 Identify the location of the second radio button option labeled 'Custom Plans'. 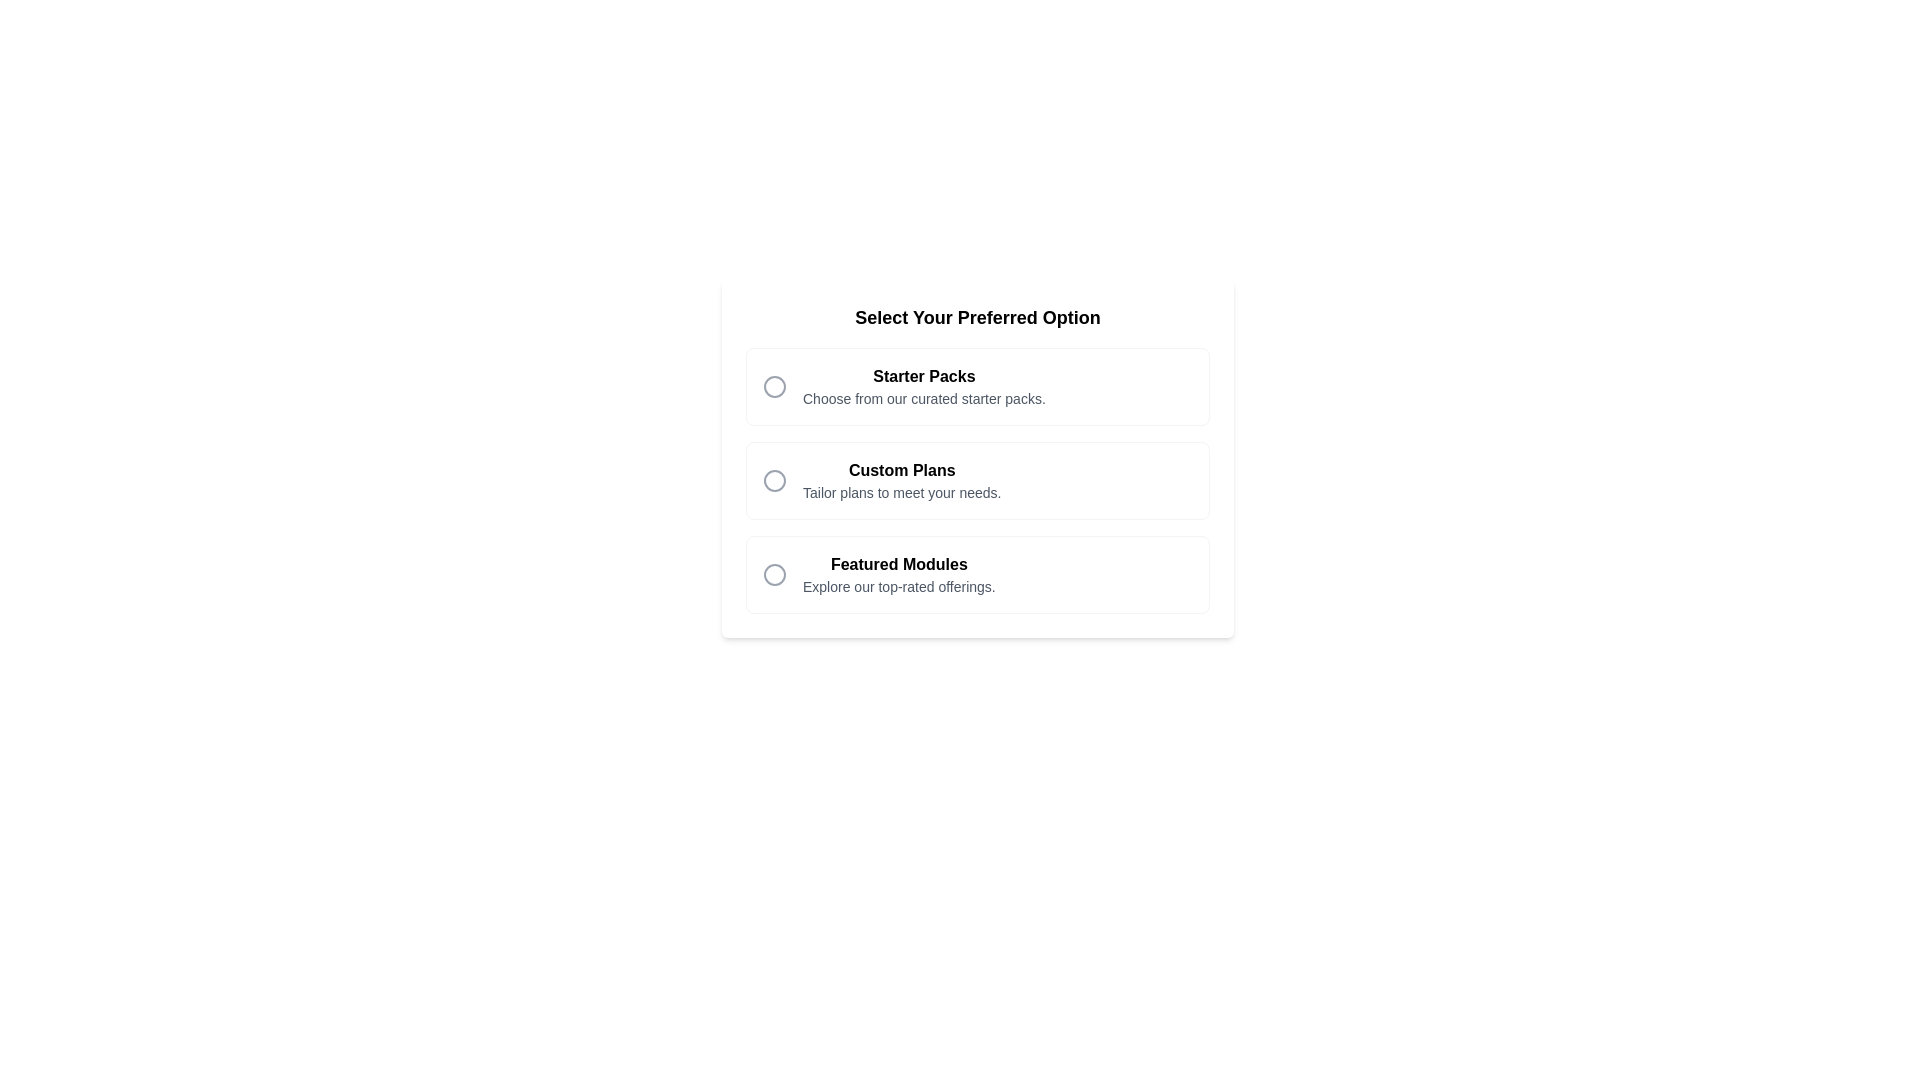
(978, 481).